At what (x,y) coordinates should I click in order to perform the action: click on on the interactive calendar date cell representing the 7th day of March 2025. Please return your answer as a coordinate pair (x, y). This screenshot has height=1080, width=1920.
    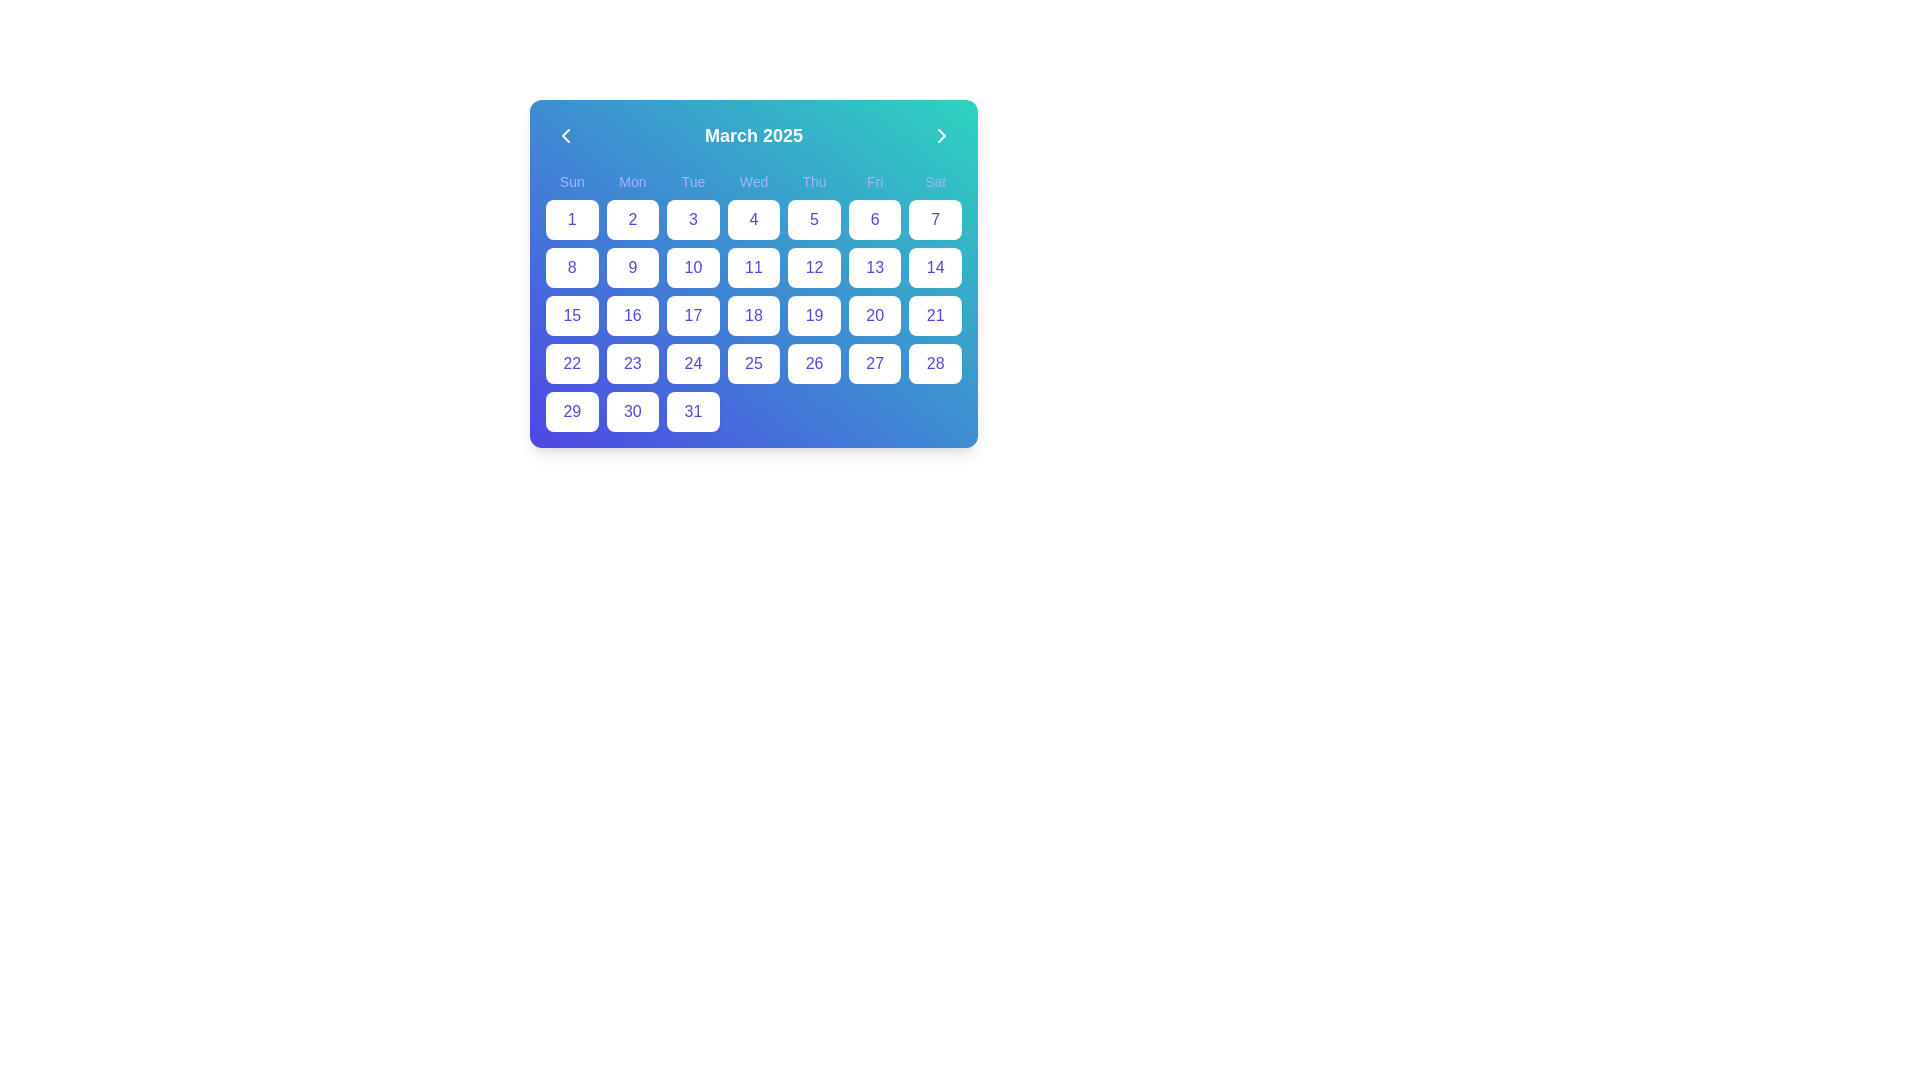
    Looking at the image, I should click on (934, 219).